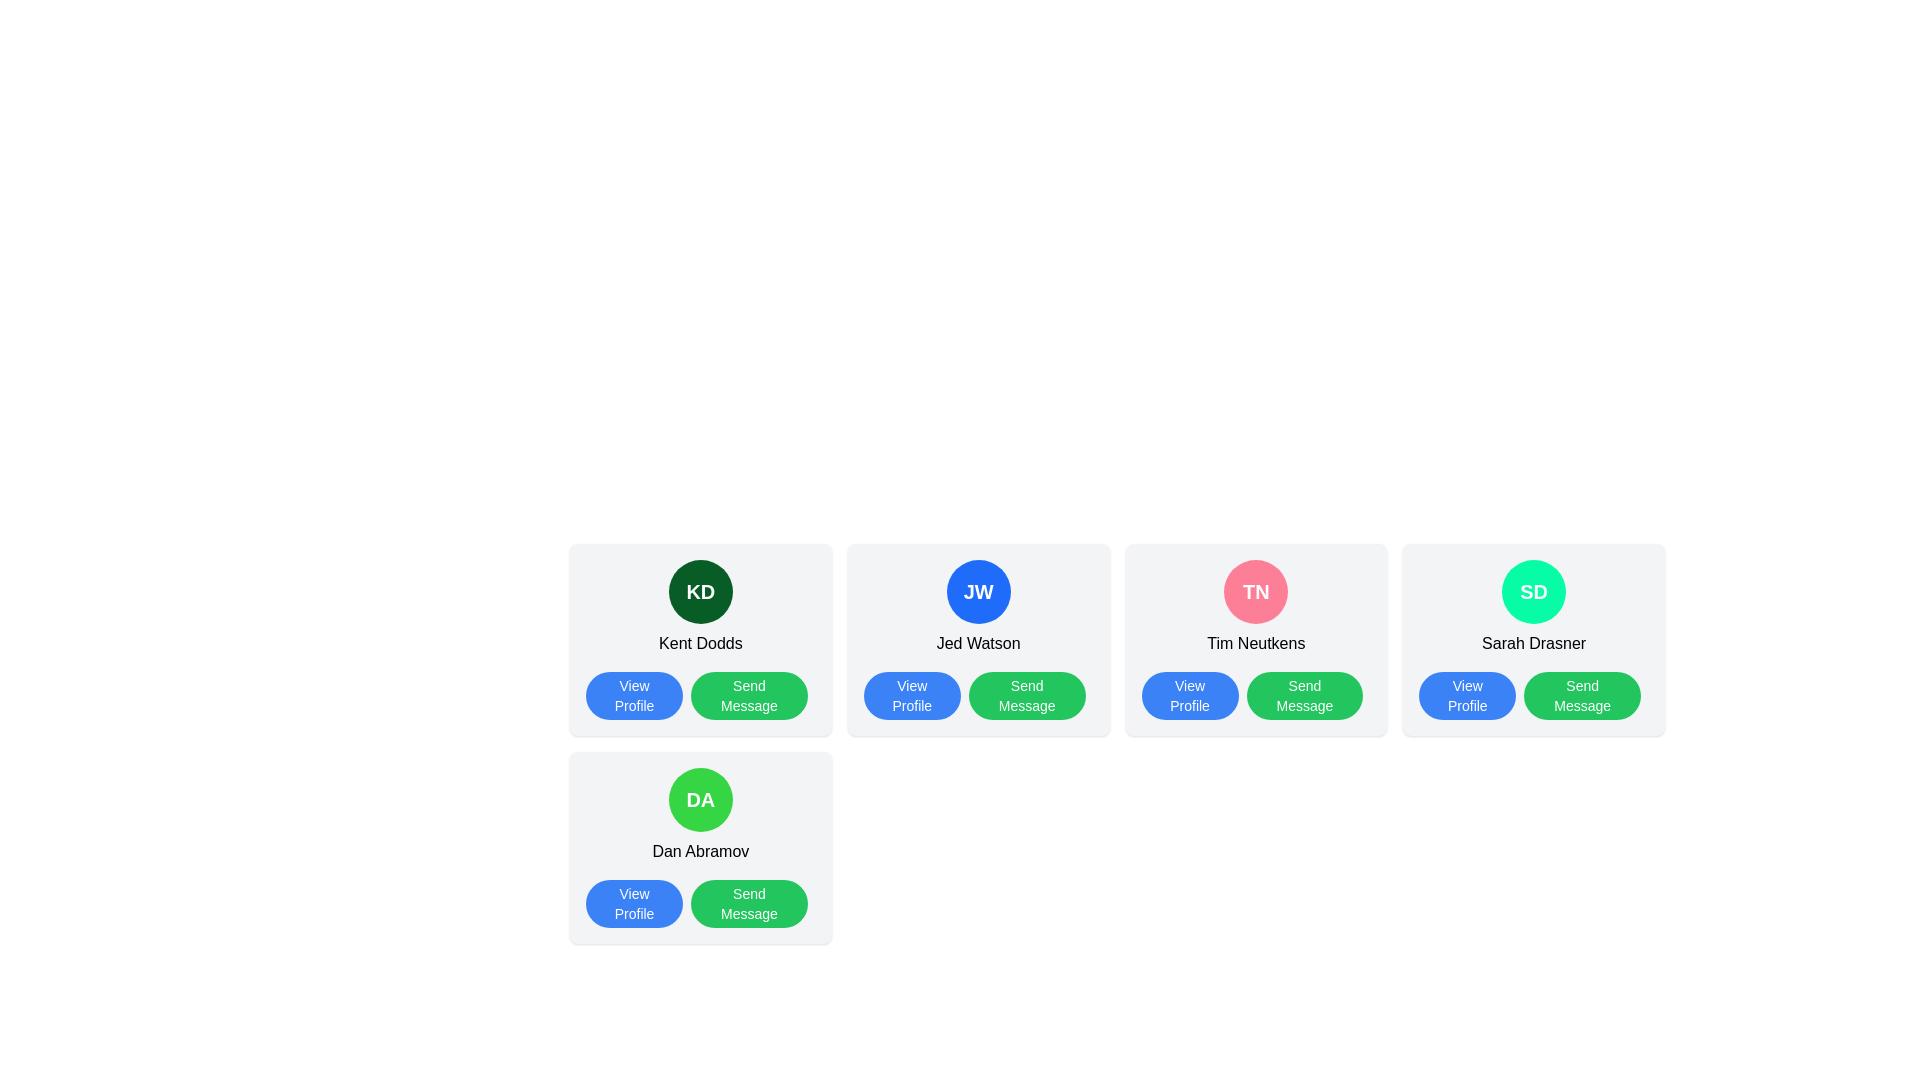 This screenshot has width=1920, height=1080. I want to click on the blue button labeled 'View Profile' to observe the hover effect, which changes its background color slightly. This button is located within the profile card of 'Sarah Drasner', positioned to the left of the 'Send Message' button, so click(1467, 694).